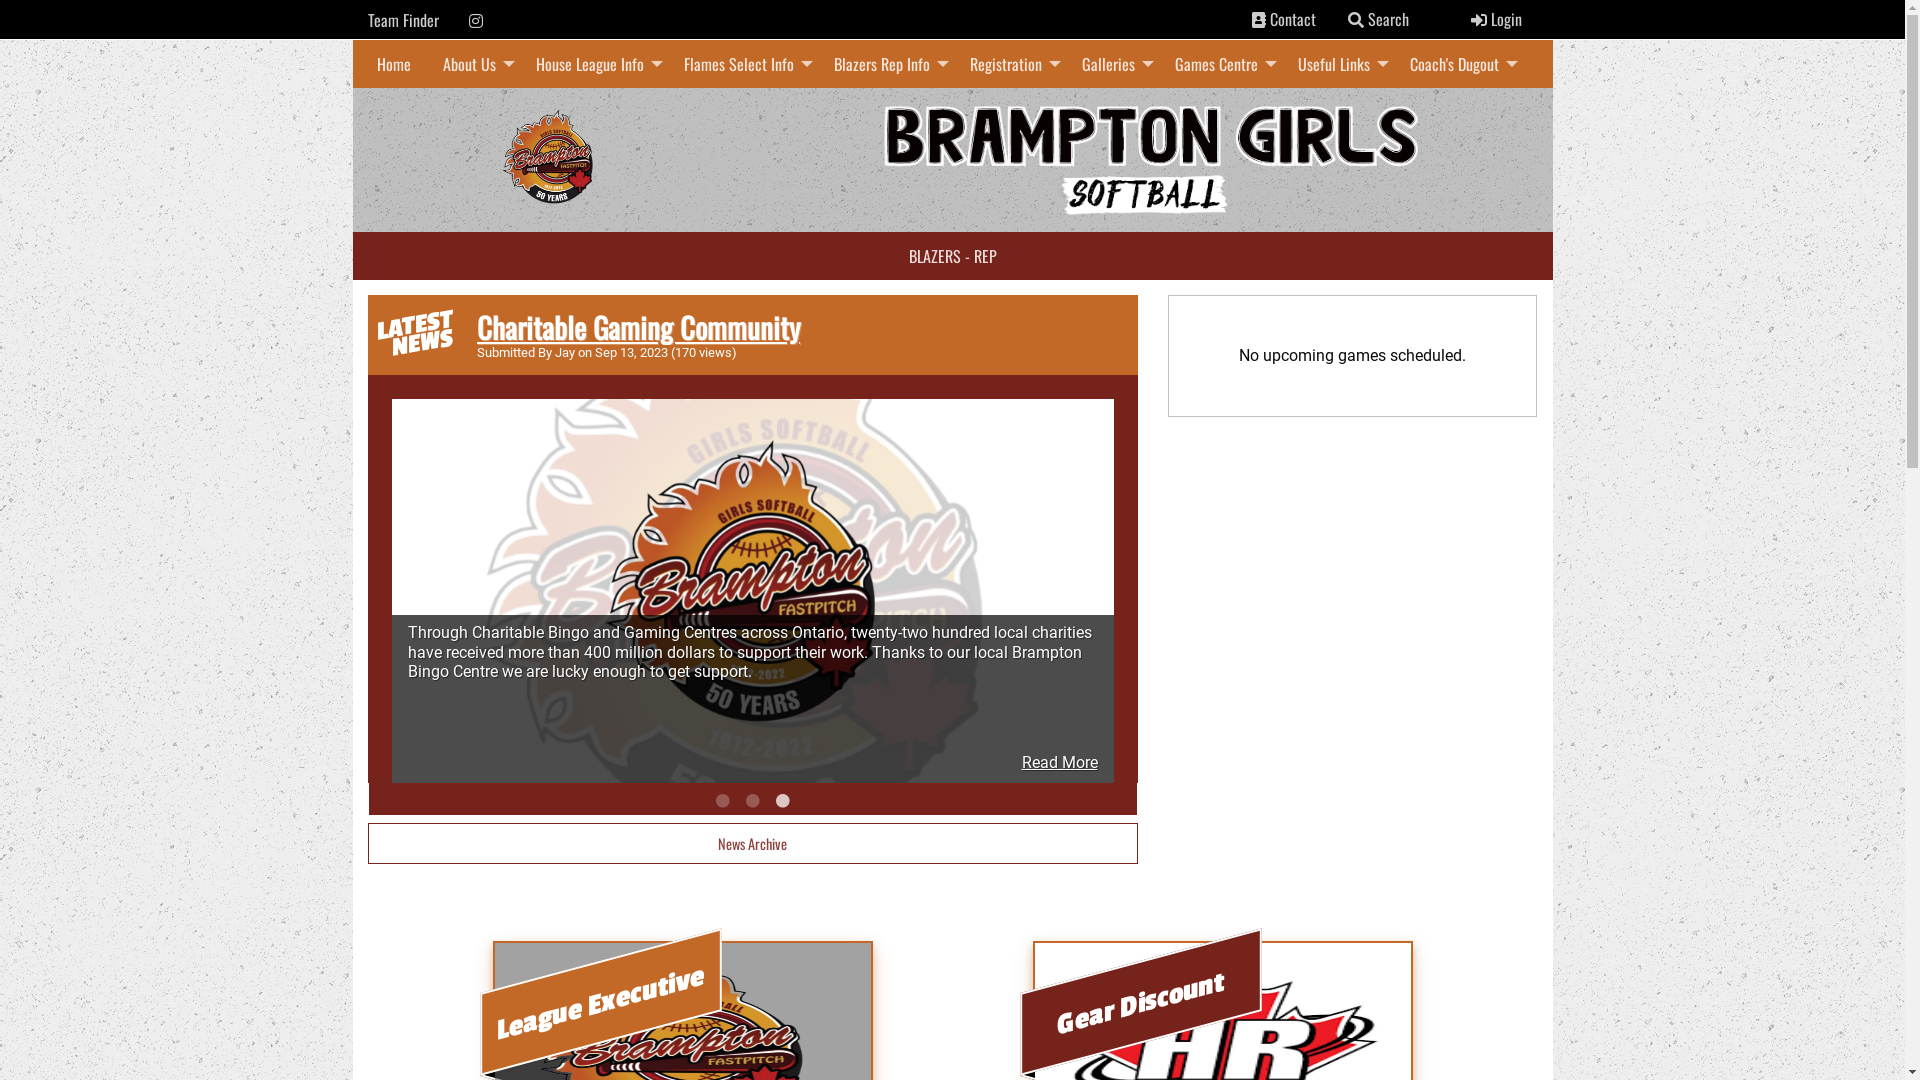  I want to click on ' Search', so click(1331, 19).